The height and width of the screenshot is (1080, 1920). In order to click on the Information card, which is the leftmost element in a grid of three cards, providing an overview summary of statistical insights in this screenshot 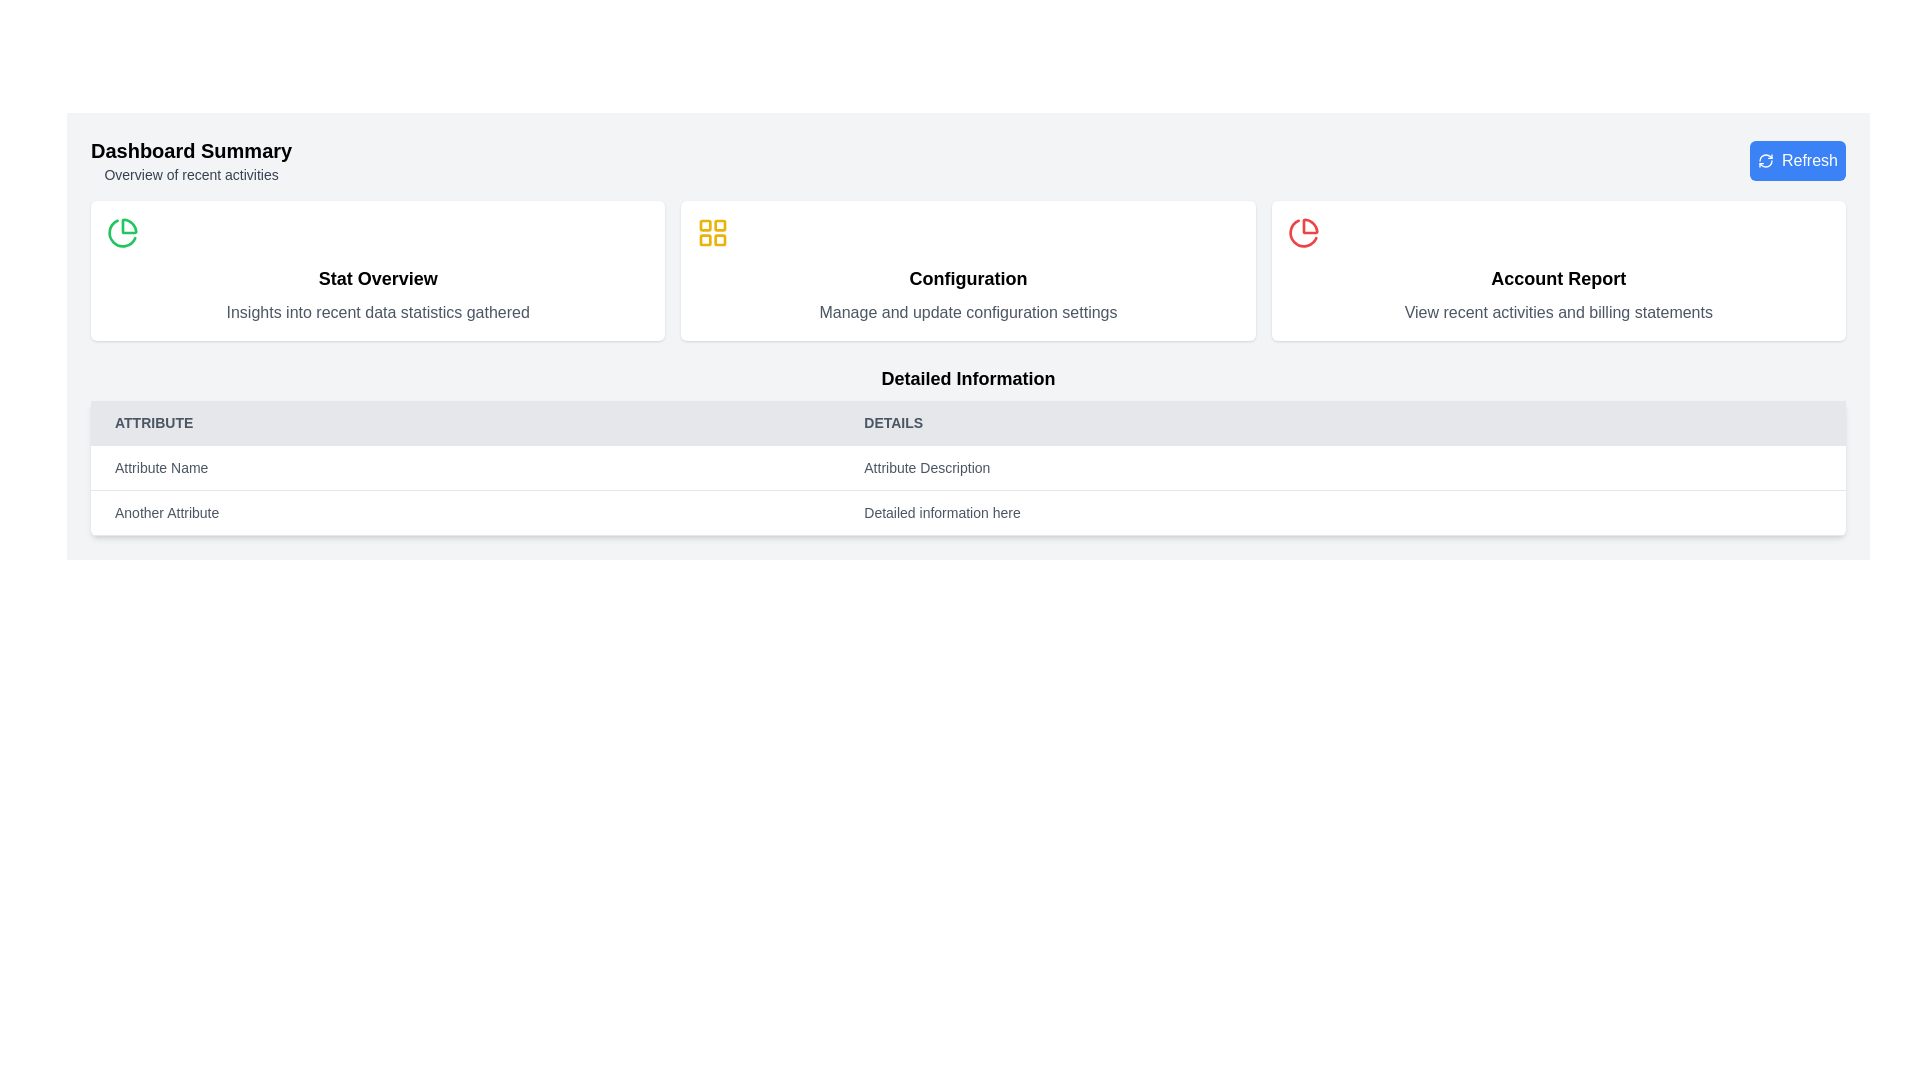, I will do `click(378, 270)`.